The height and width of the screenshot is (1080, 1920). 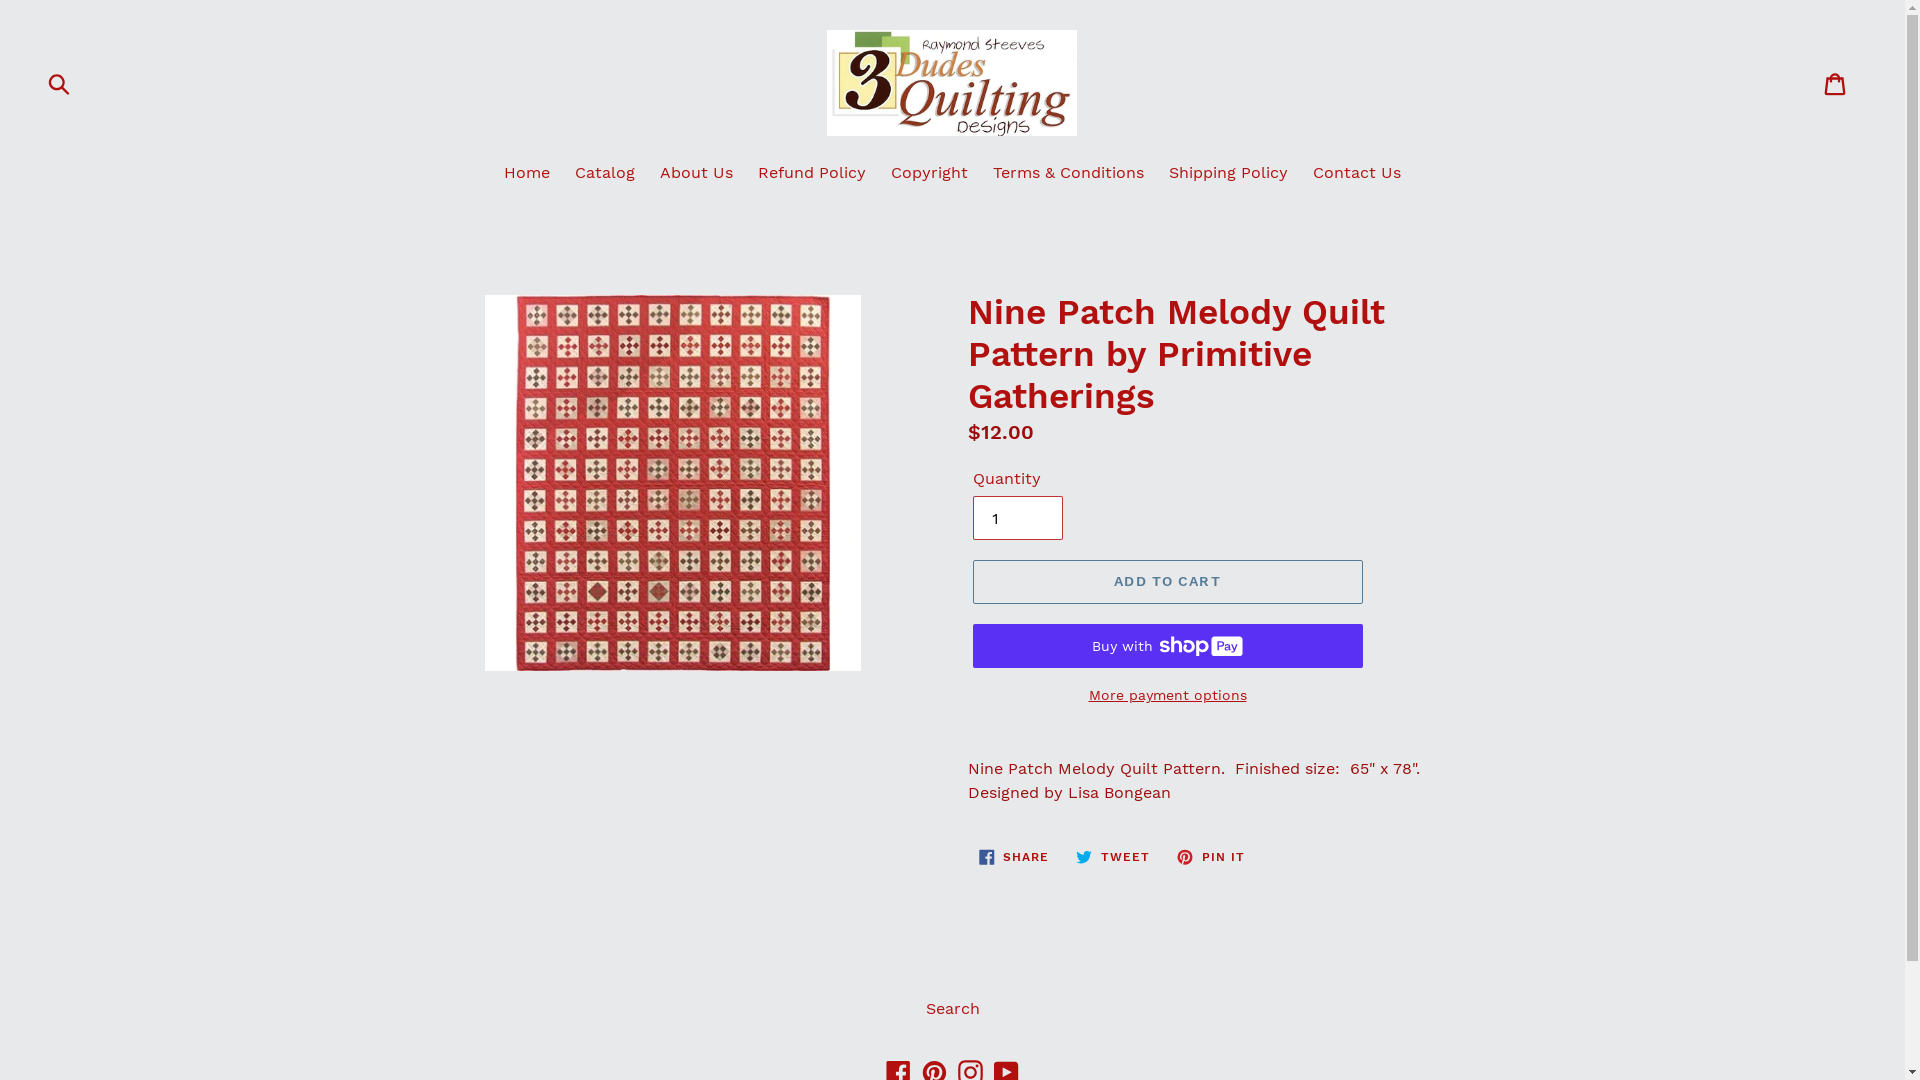 I want to click on 'Refund Policy', so click(x=811, y=173).